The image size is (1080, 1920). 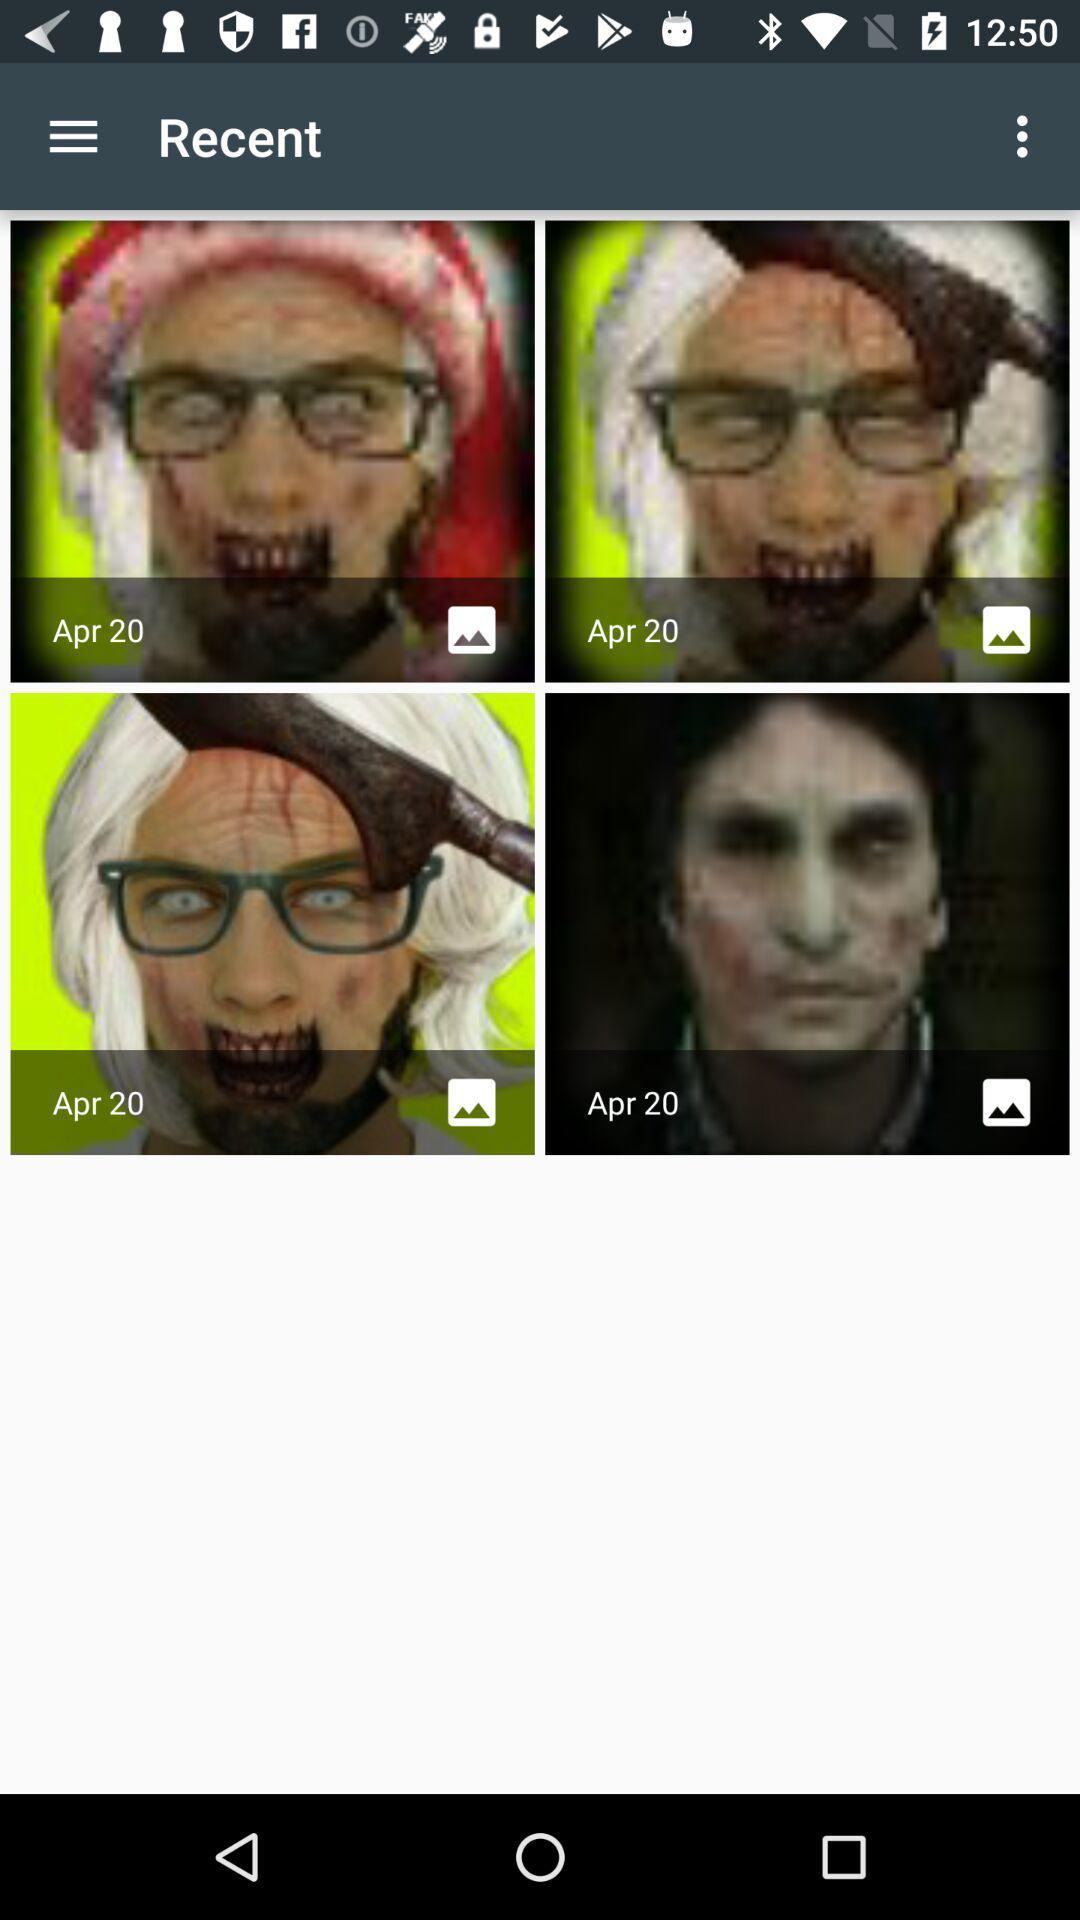 I want to click on the first image which is located at left corner, so click(x=273, y=450).